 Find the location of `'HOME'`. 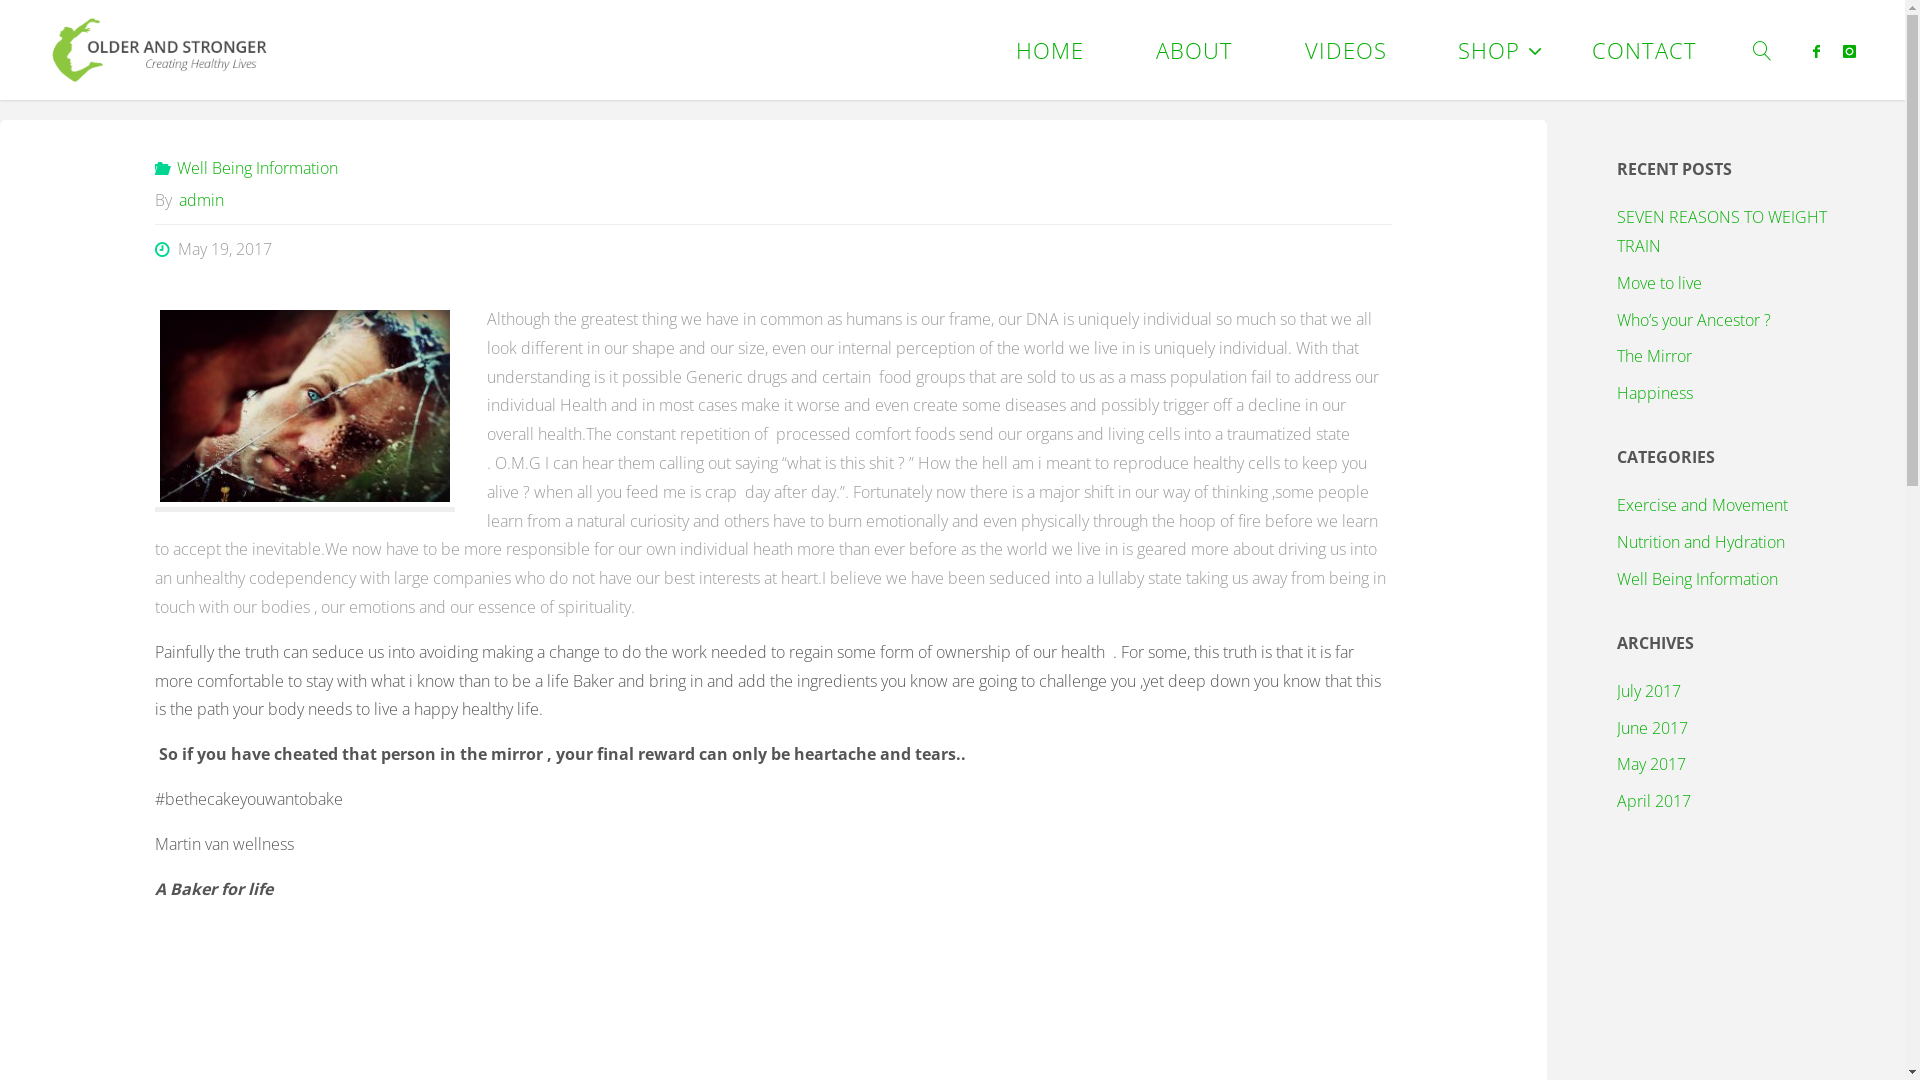

'HOME' is located at coordinates (979, 49).